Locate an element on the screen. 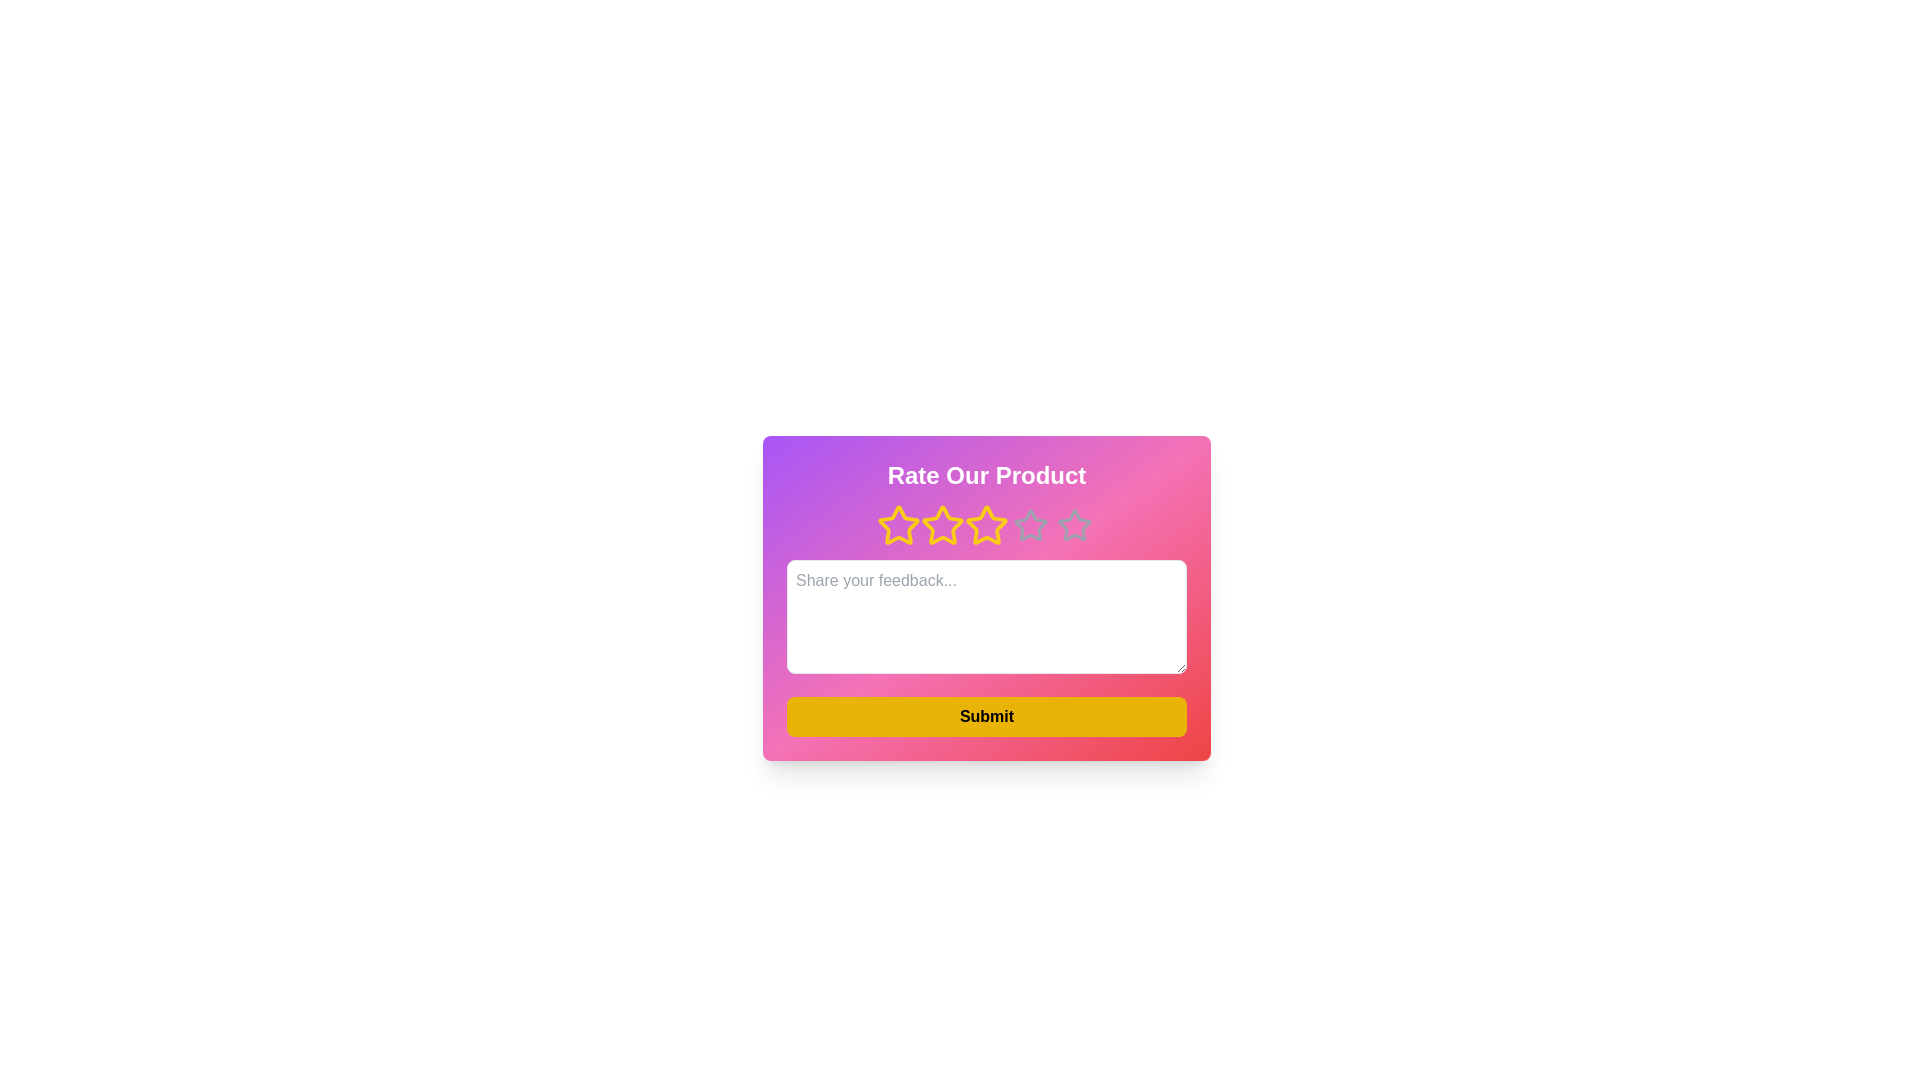  the third star icon in the rating system is located at coordinates (987, 524).